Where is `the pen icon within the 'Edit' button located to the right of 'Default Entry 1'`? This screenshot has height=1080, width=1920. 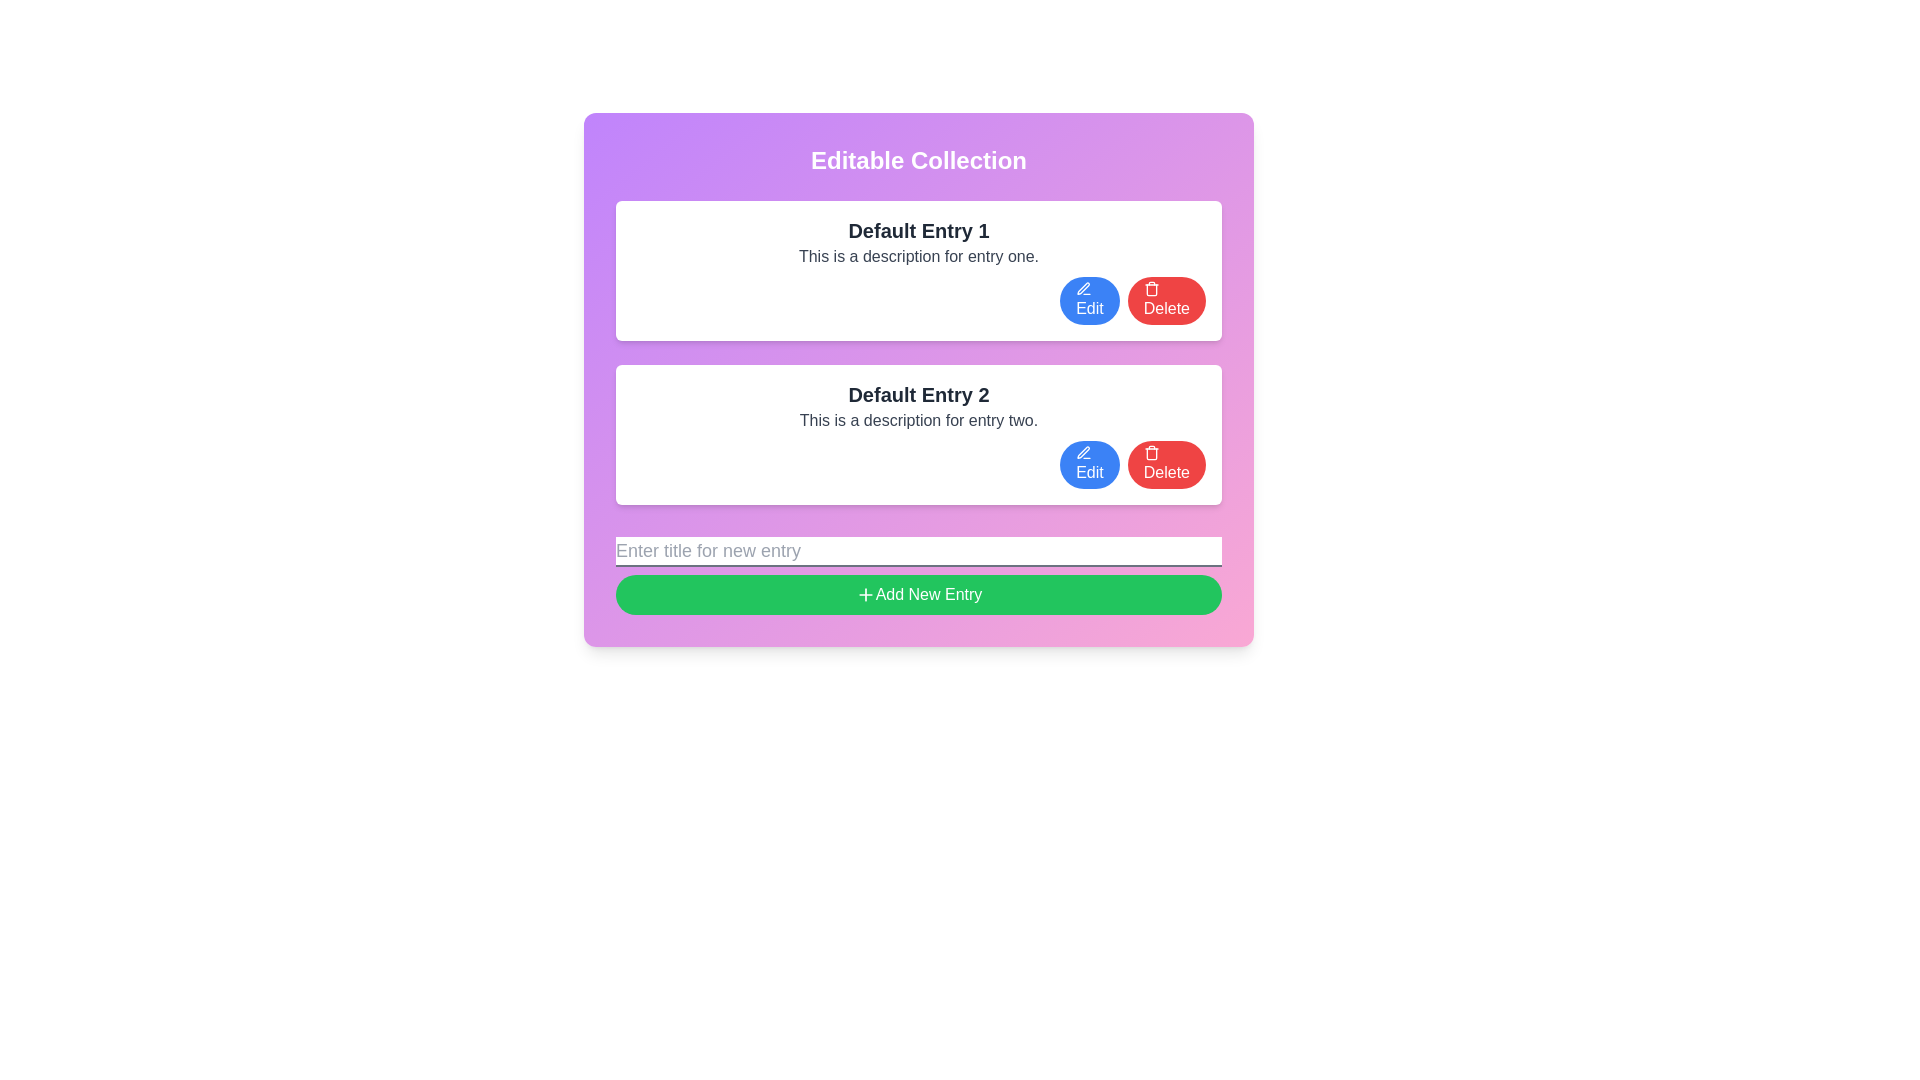 the pen icon within the 'Edit' button located to the right of 'Default Entry 1' is located at coordinates (1082, 288).